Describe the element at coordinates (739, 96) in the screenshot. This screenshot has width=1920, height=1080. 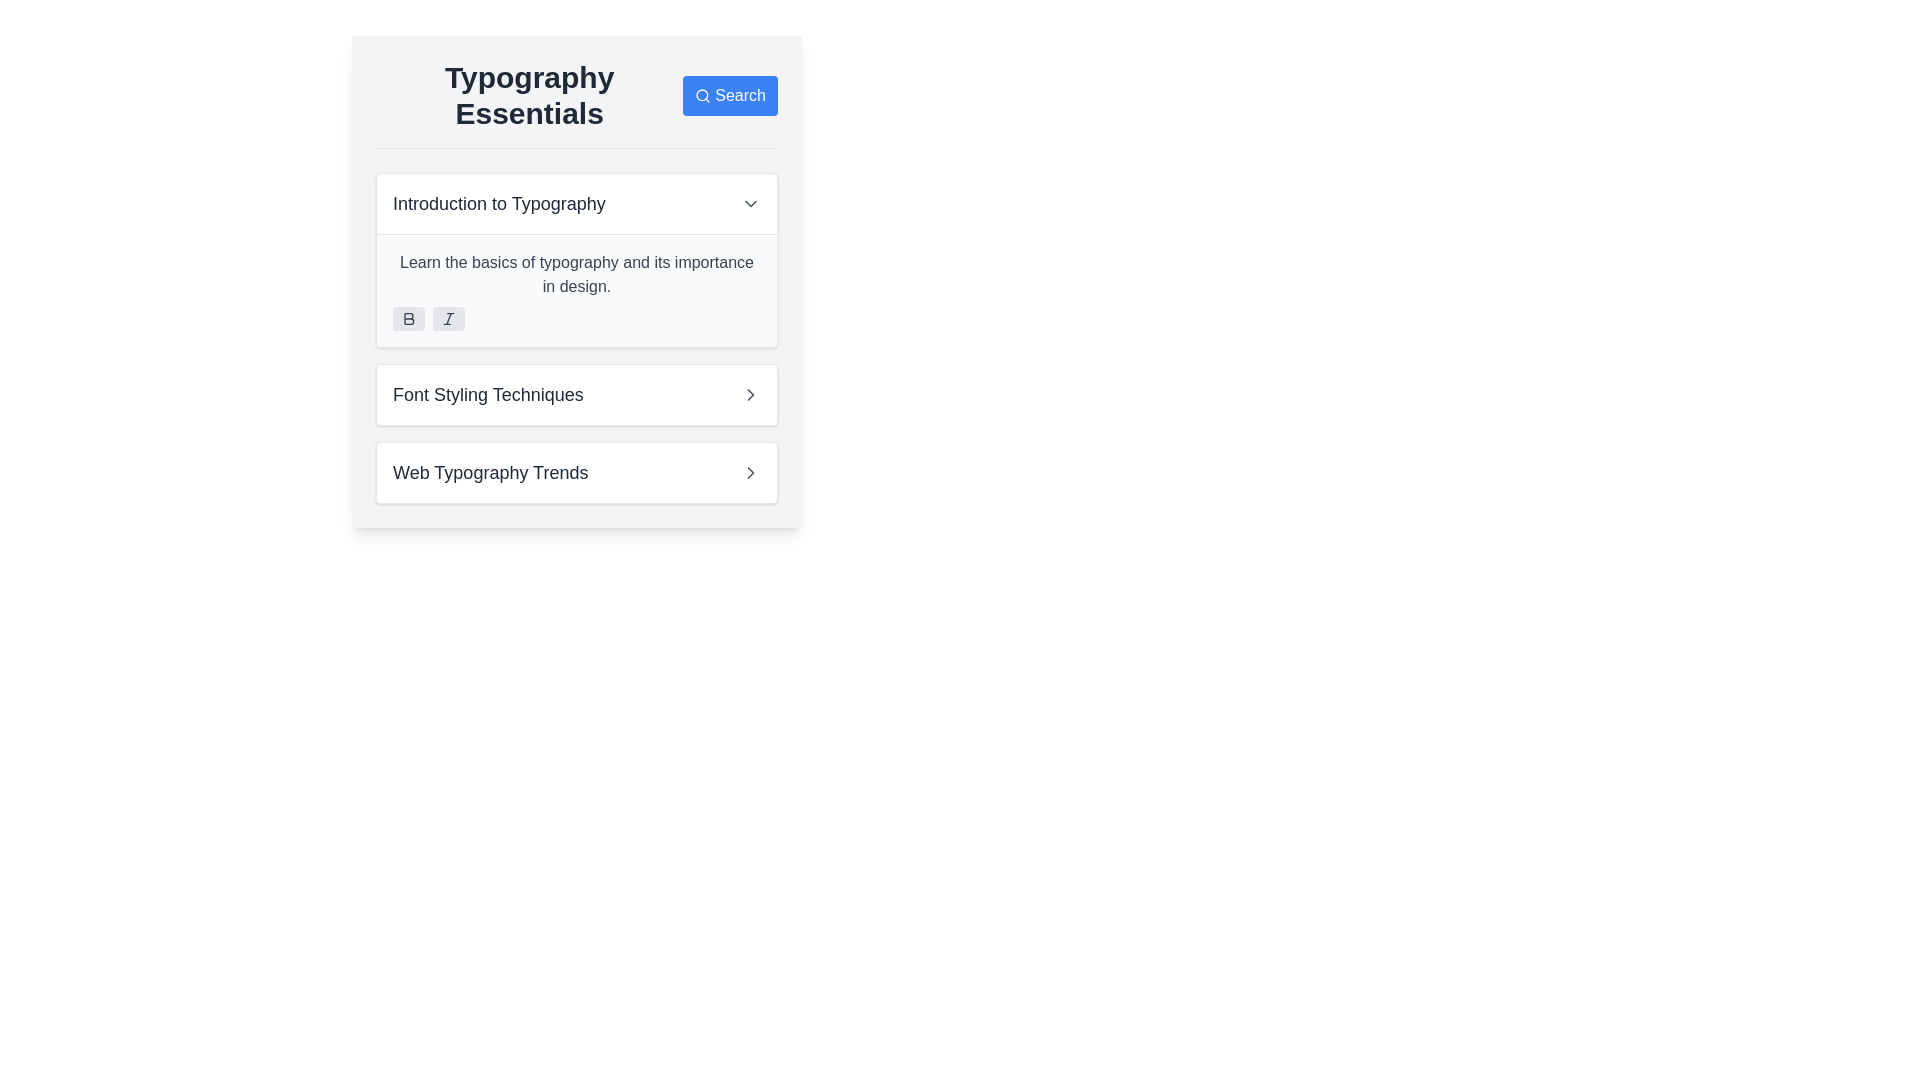
I see `the 'Search' text label within the blue button located in the top-right corner of the 'Typography Essentials' panel` at that location.